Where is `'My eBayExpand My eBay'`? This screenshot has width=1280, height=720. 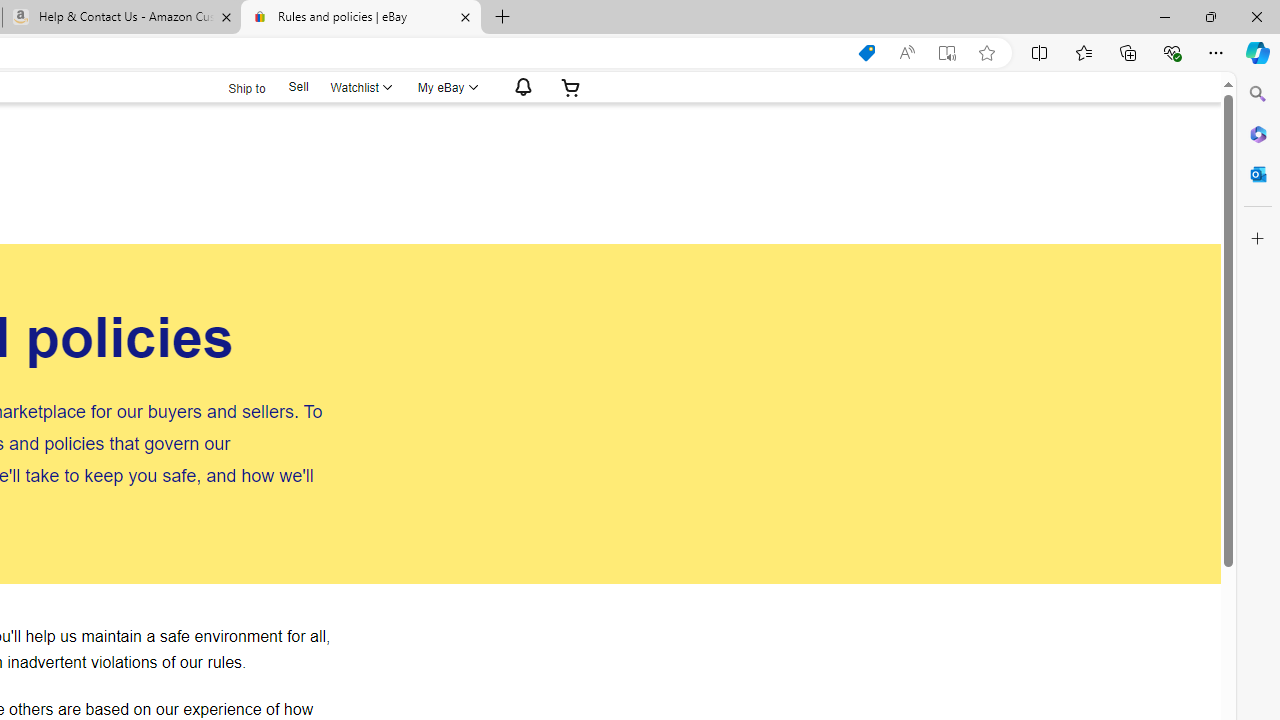 'My eBayExpand My eBay' is located at coordinates (445, 86).